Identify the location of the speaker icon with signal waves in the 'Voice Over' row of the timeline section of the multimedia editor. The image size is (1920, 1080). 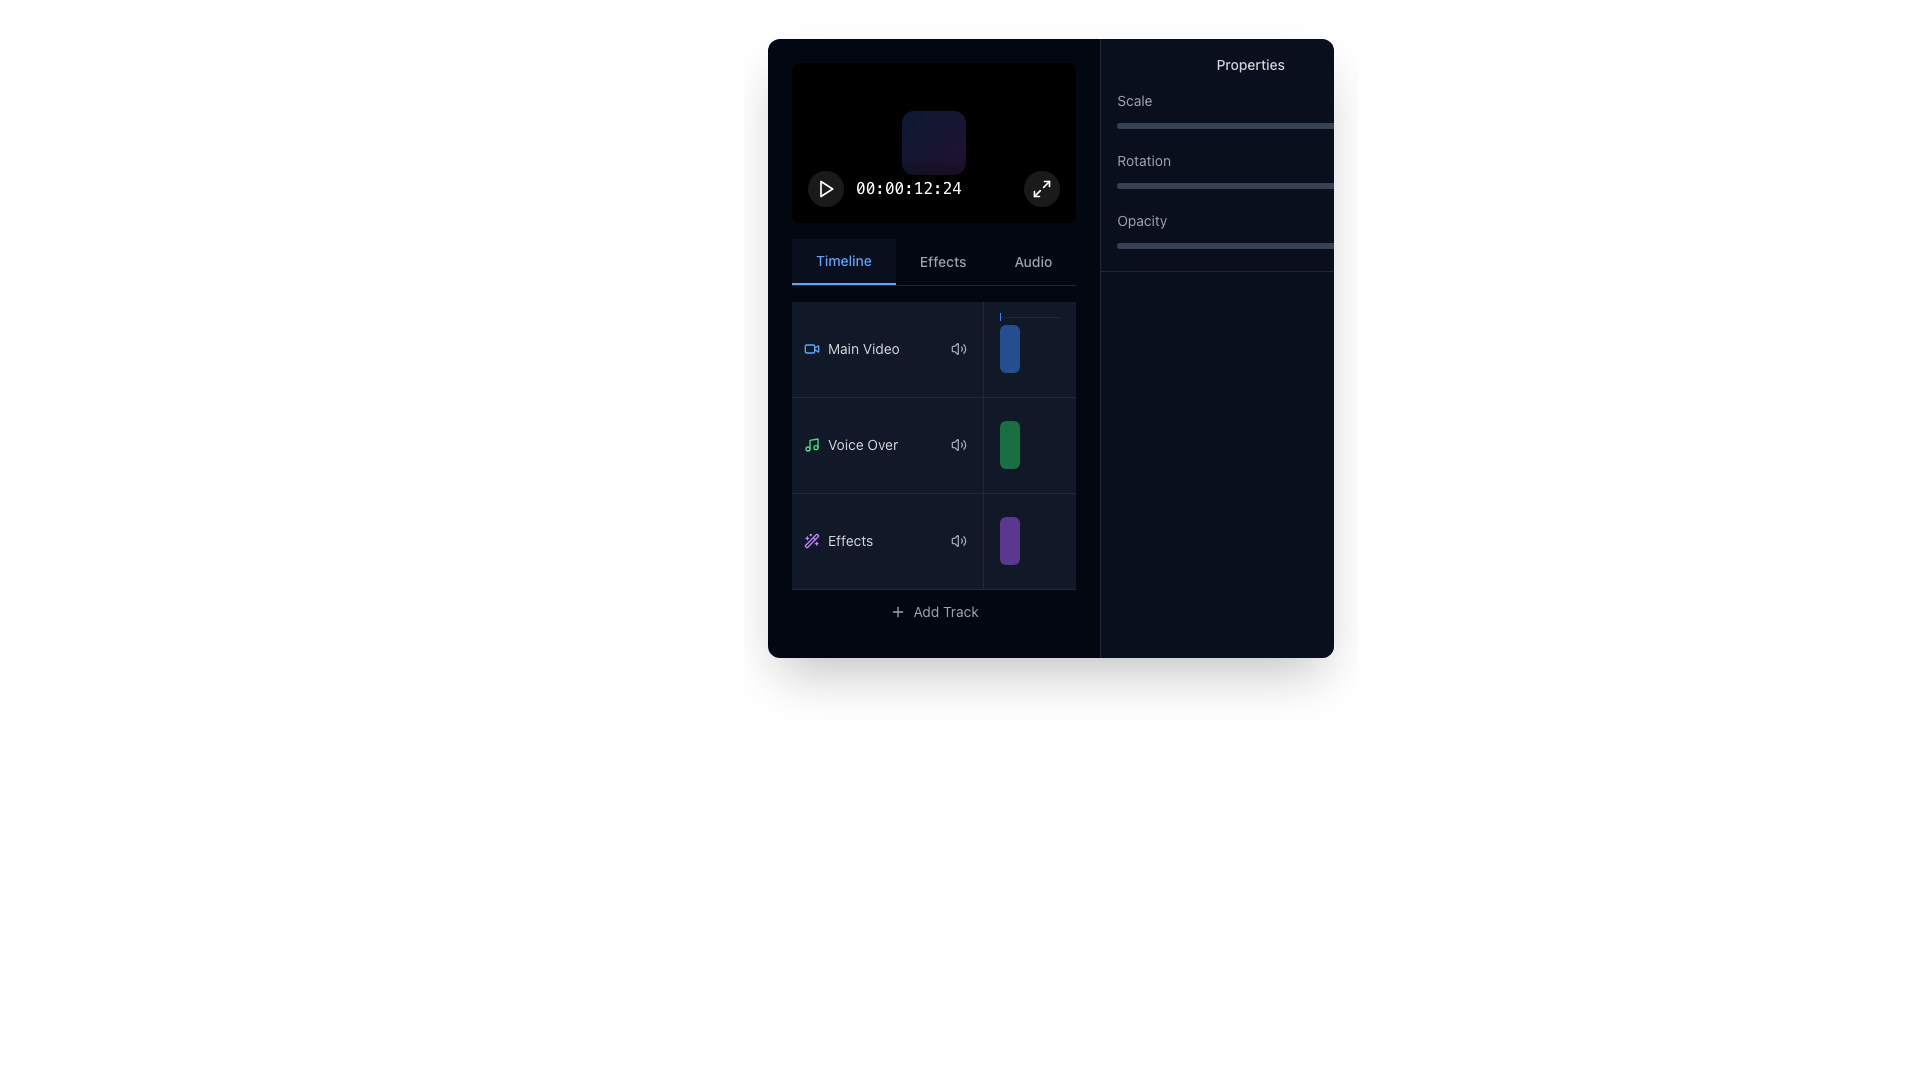
(958, 443).